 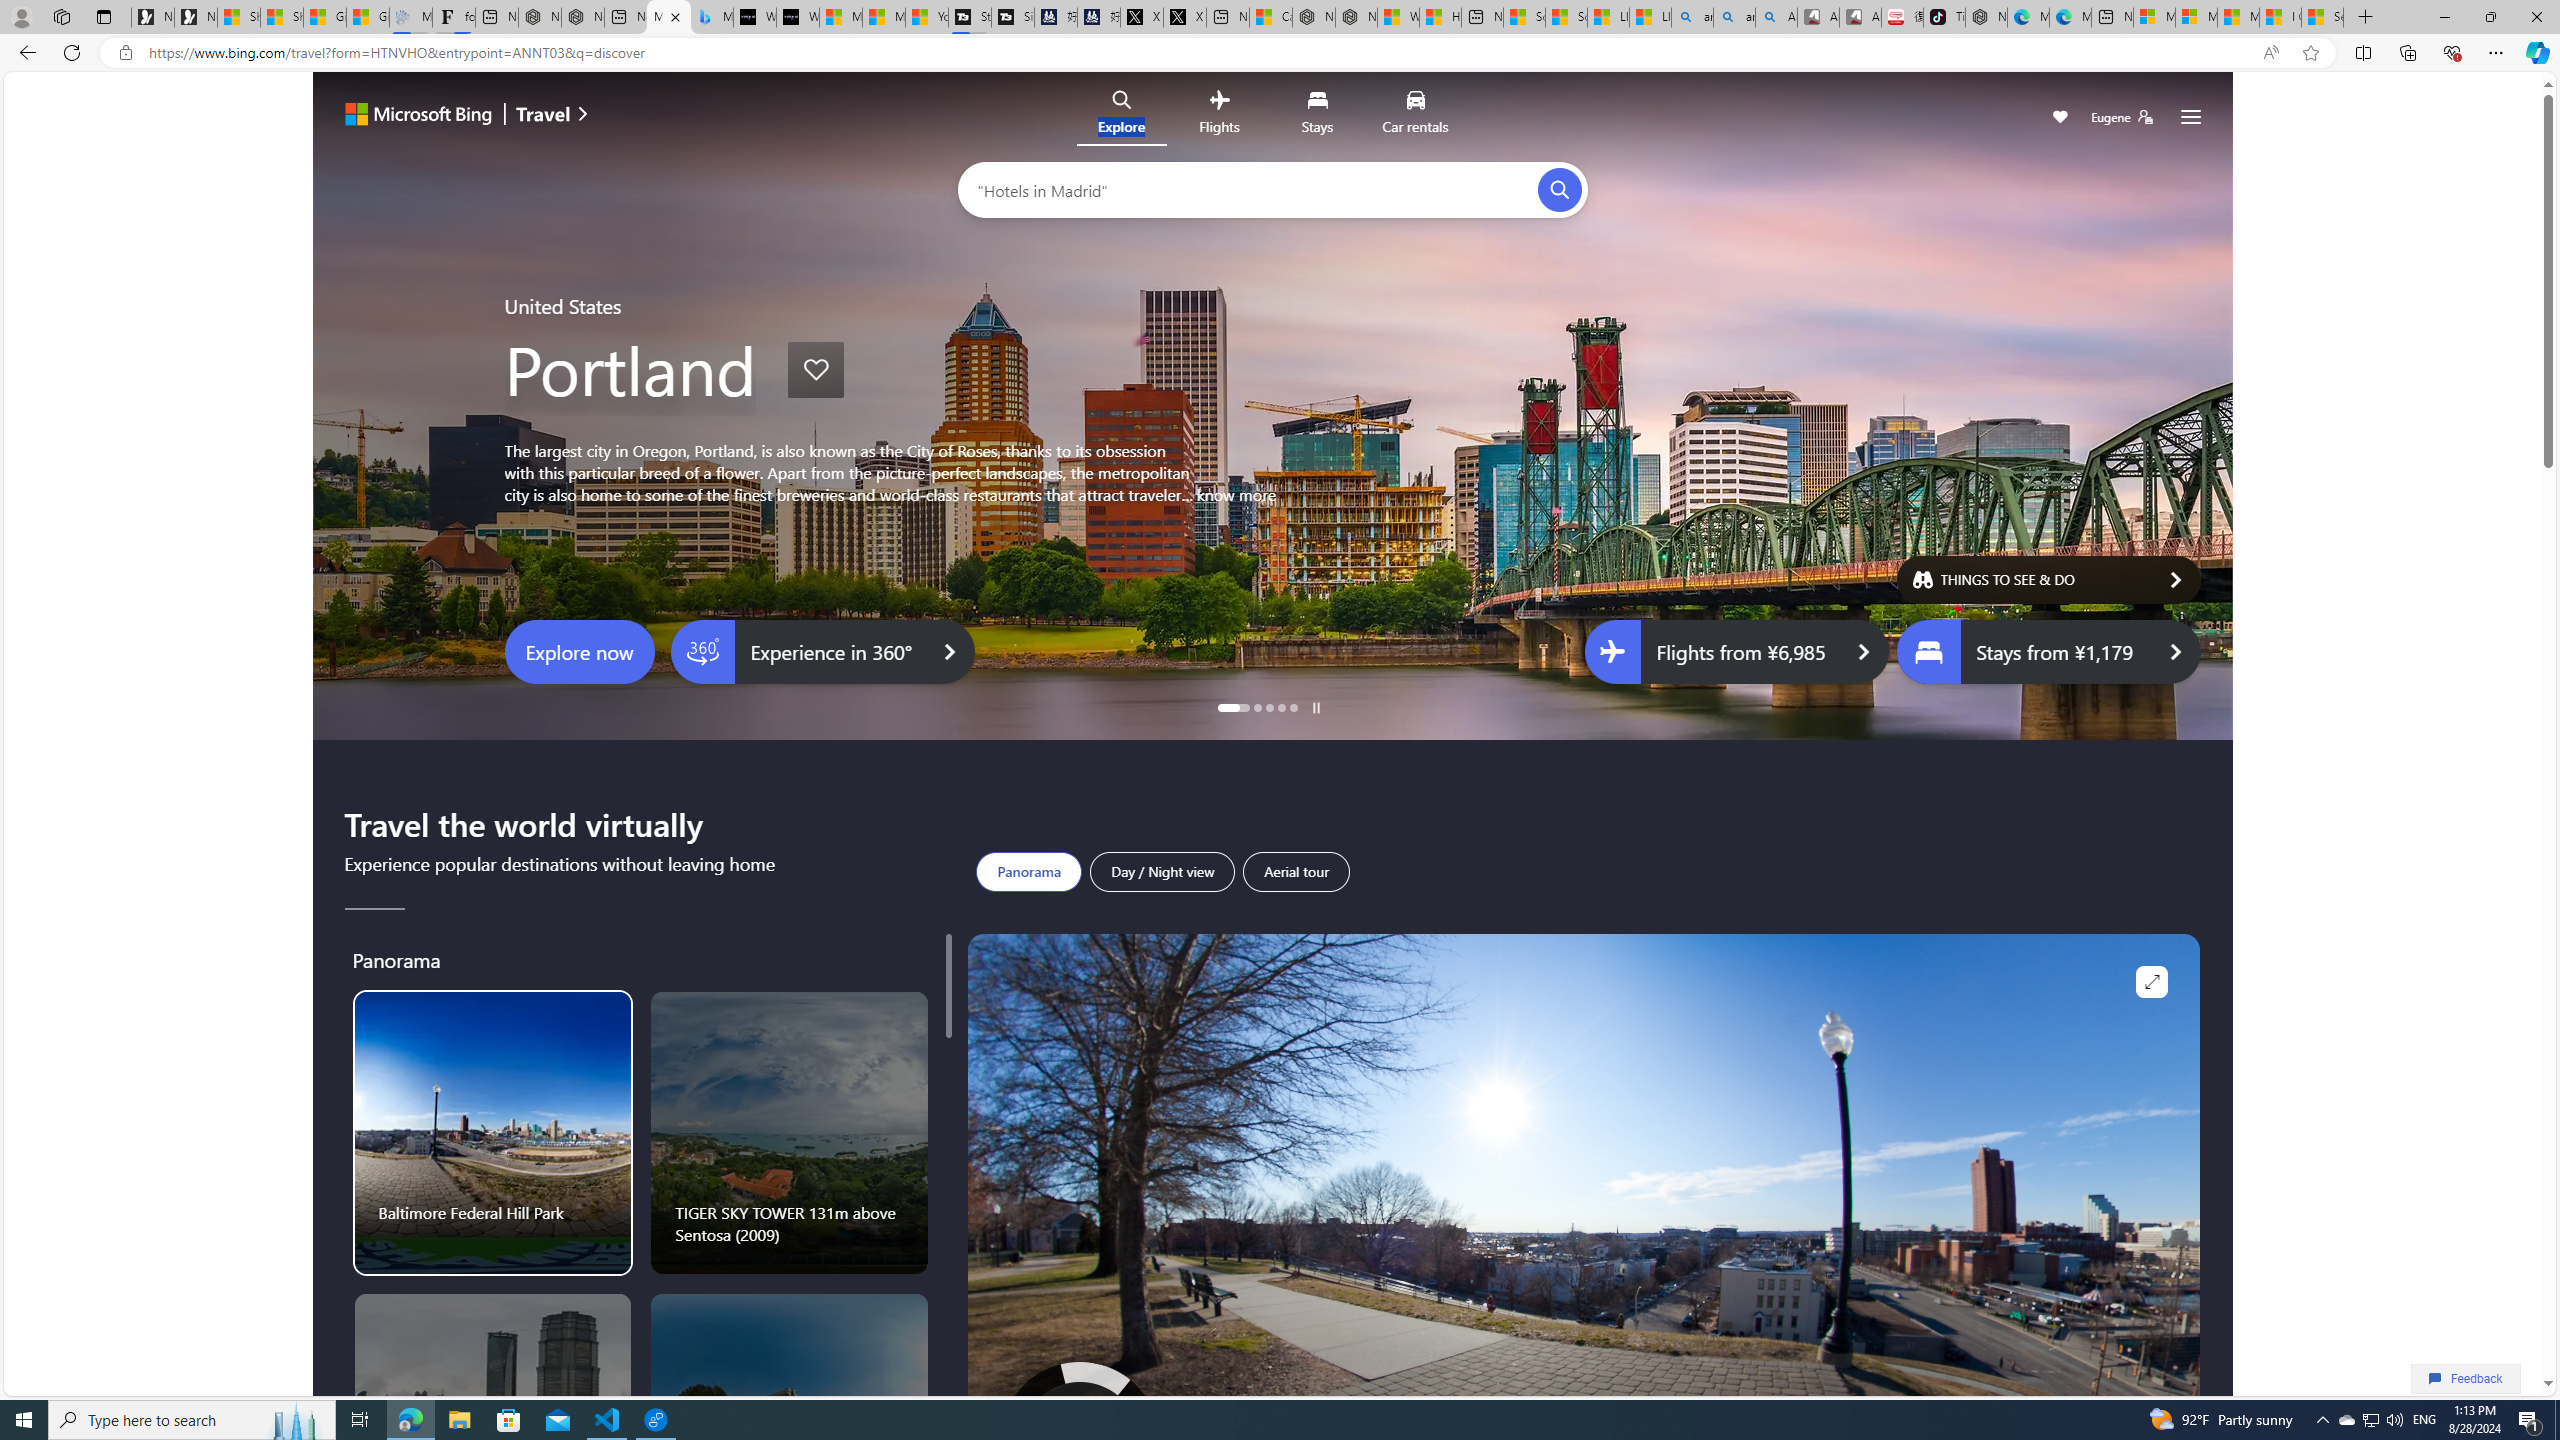 I want to click on 'Microsoft Start', so click(x=2237, y=16).